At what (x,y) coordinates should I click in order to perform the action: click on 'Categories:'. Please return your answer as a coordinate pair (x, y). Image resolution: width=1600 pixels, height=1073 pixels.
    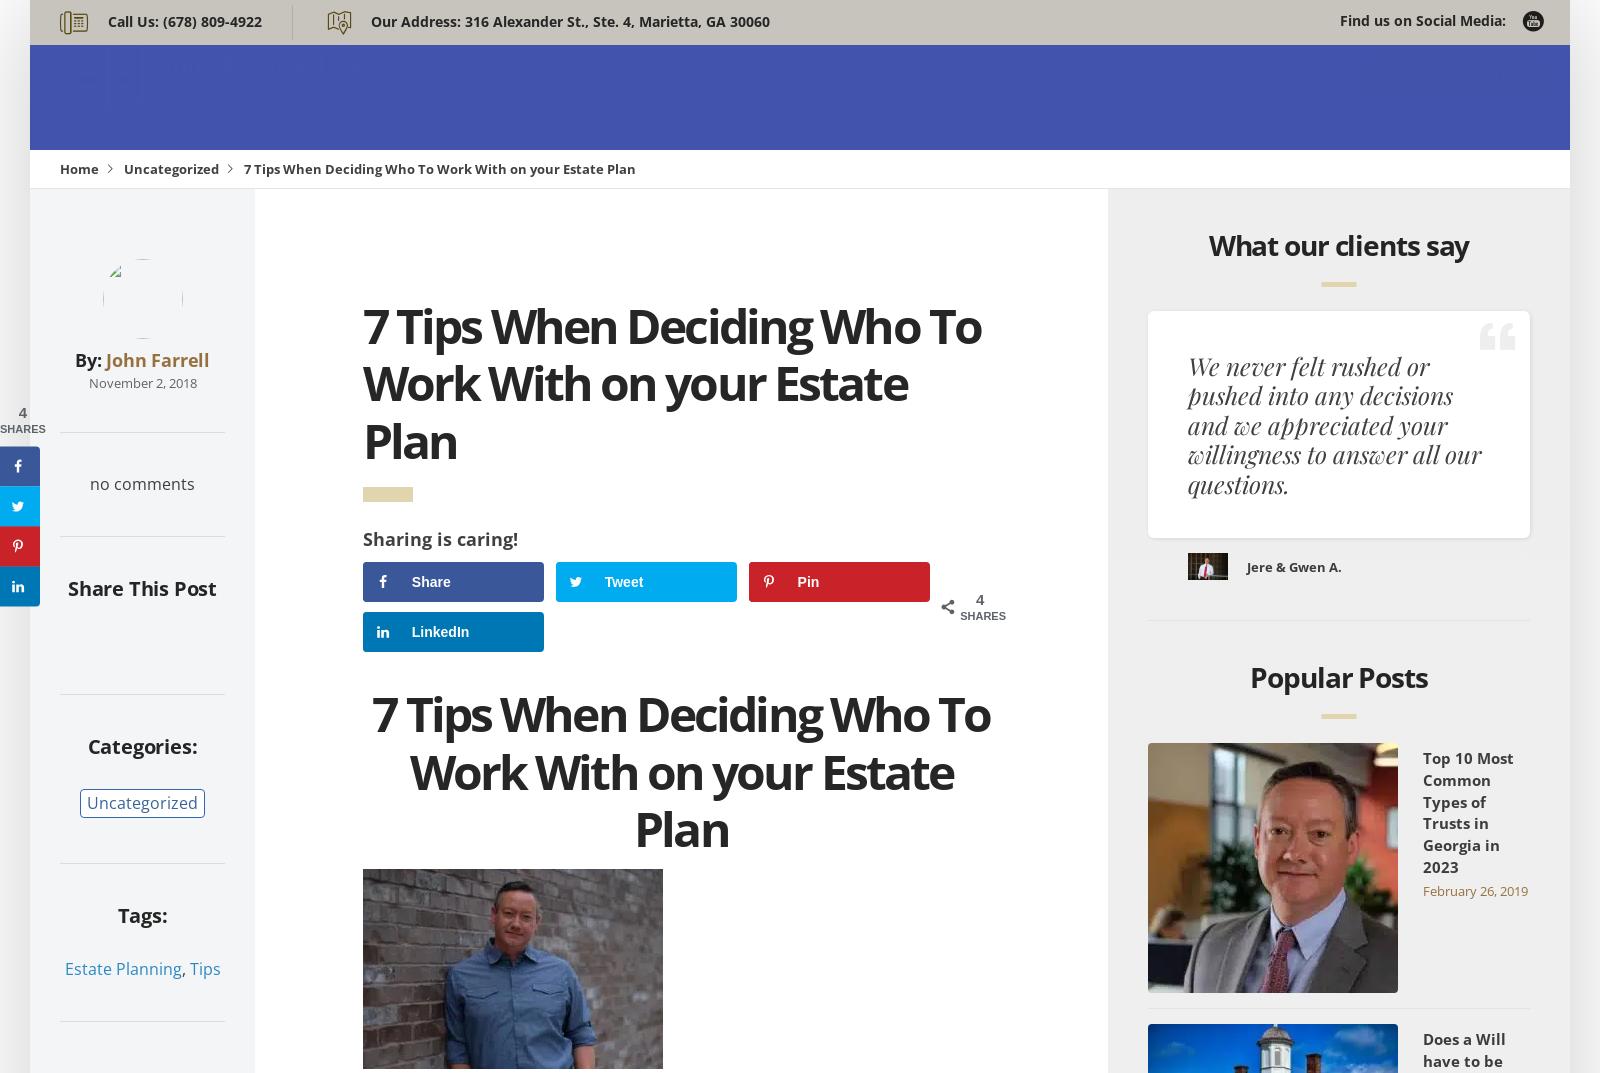
    Looking at the image, I should click on (86, 744).